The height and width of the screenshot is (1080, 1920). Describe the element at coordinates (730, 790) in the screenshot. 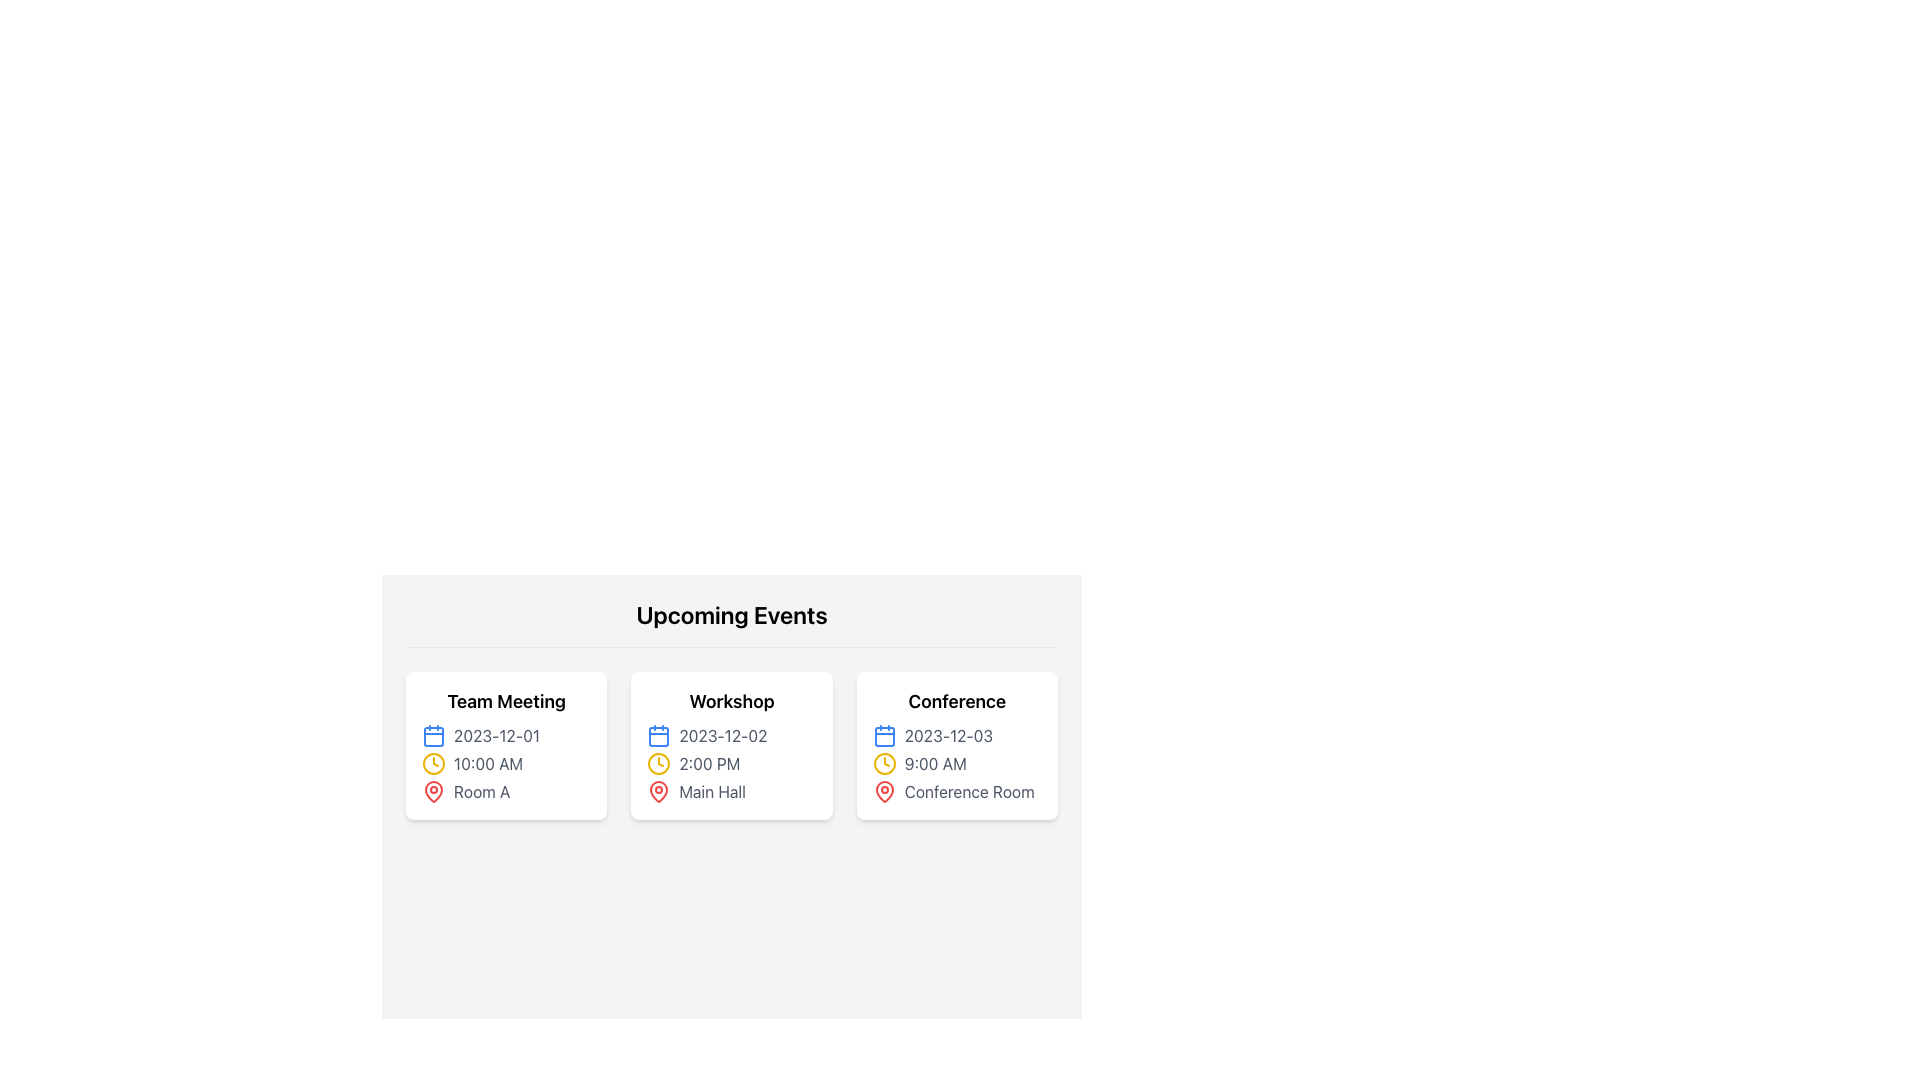

I see `the 'Main Hall' text element with a red location pin icon located in the rightmost section of the 'Workshop' group under 'Upcoming Events.'` at that location.